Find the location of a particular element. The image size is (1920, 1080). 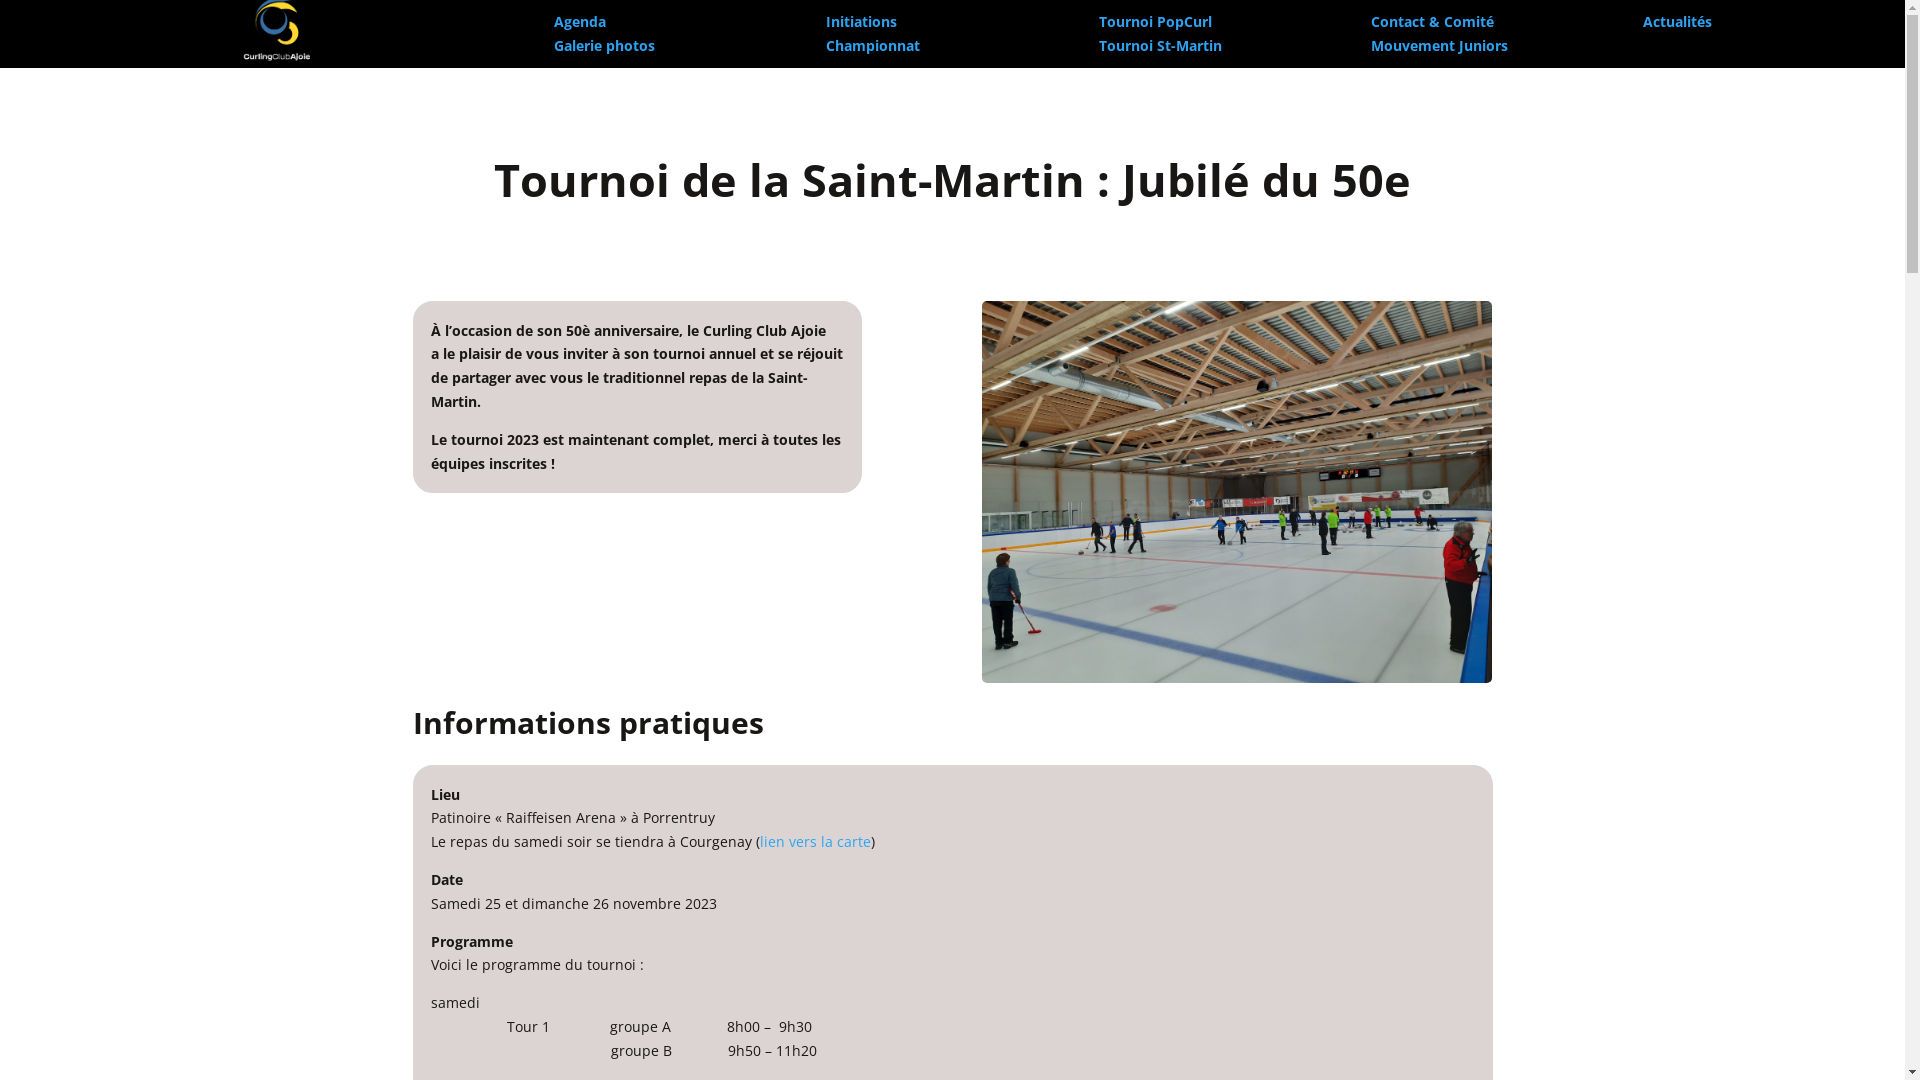

'Tournoi St-Martin' is located at coordinates (1159, 45).